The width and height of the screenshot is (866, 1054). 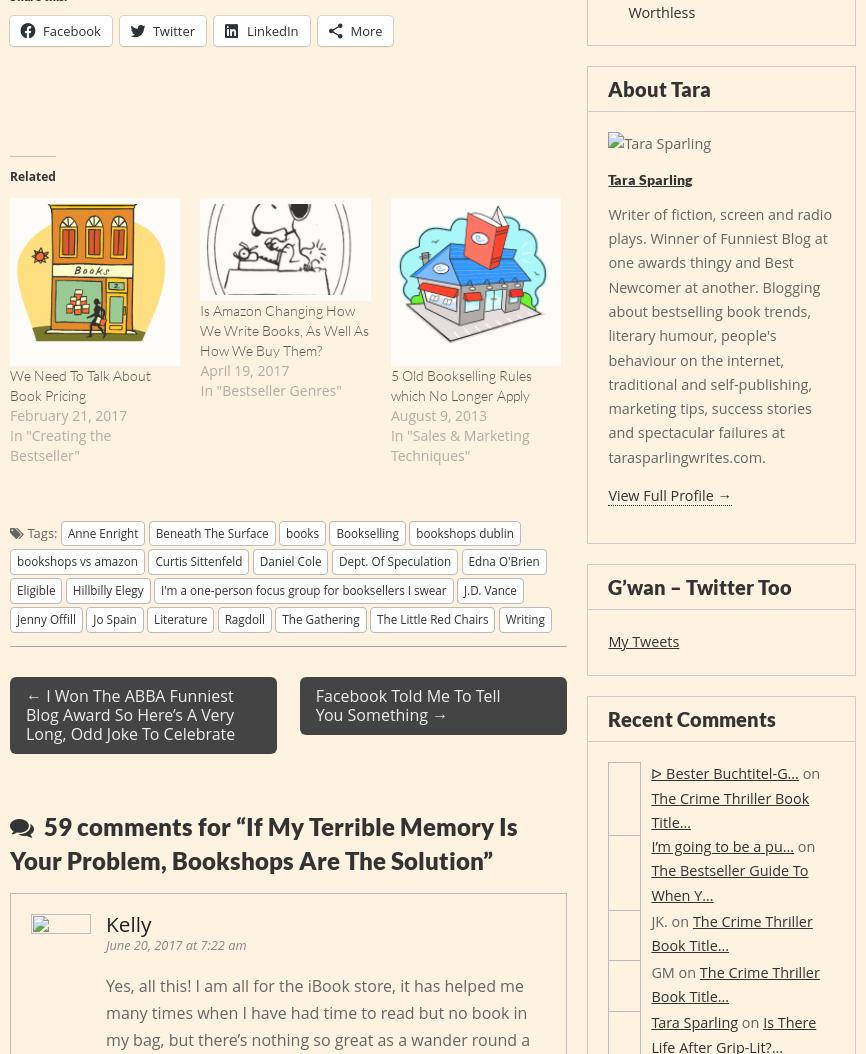 I want to click on 'Edna O'Brien', so click(x=503, y=561).